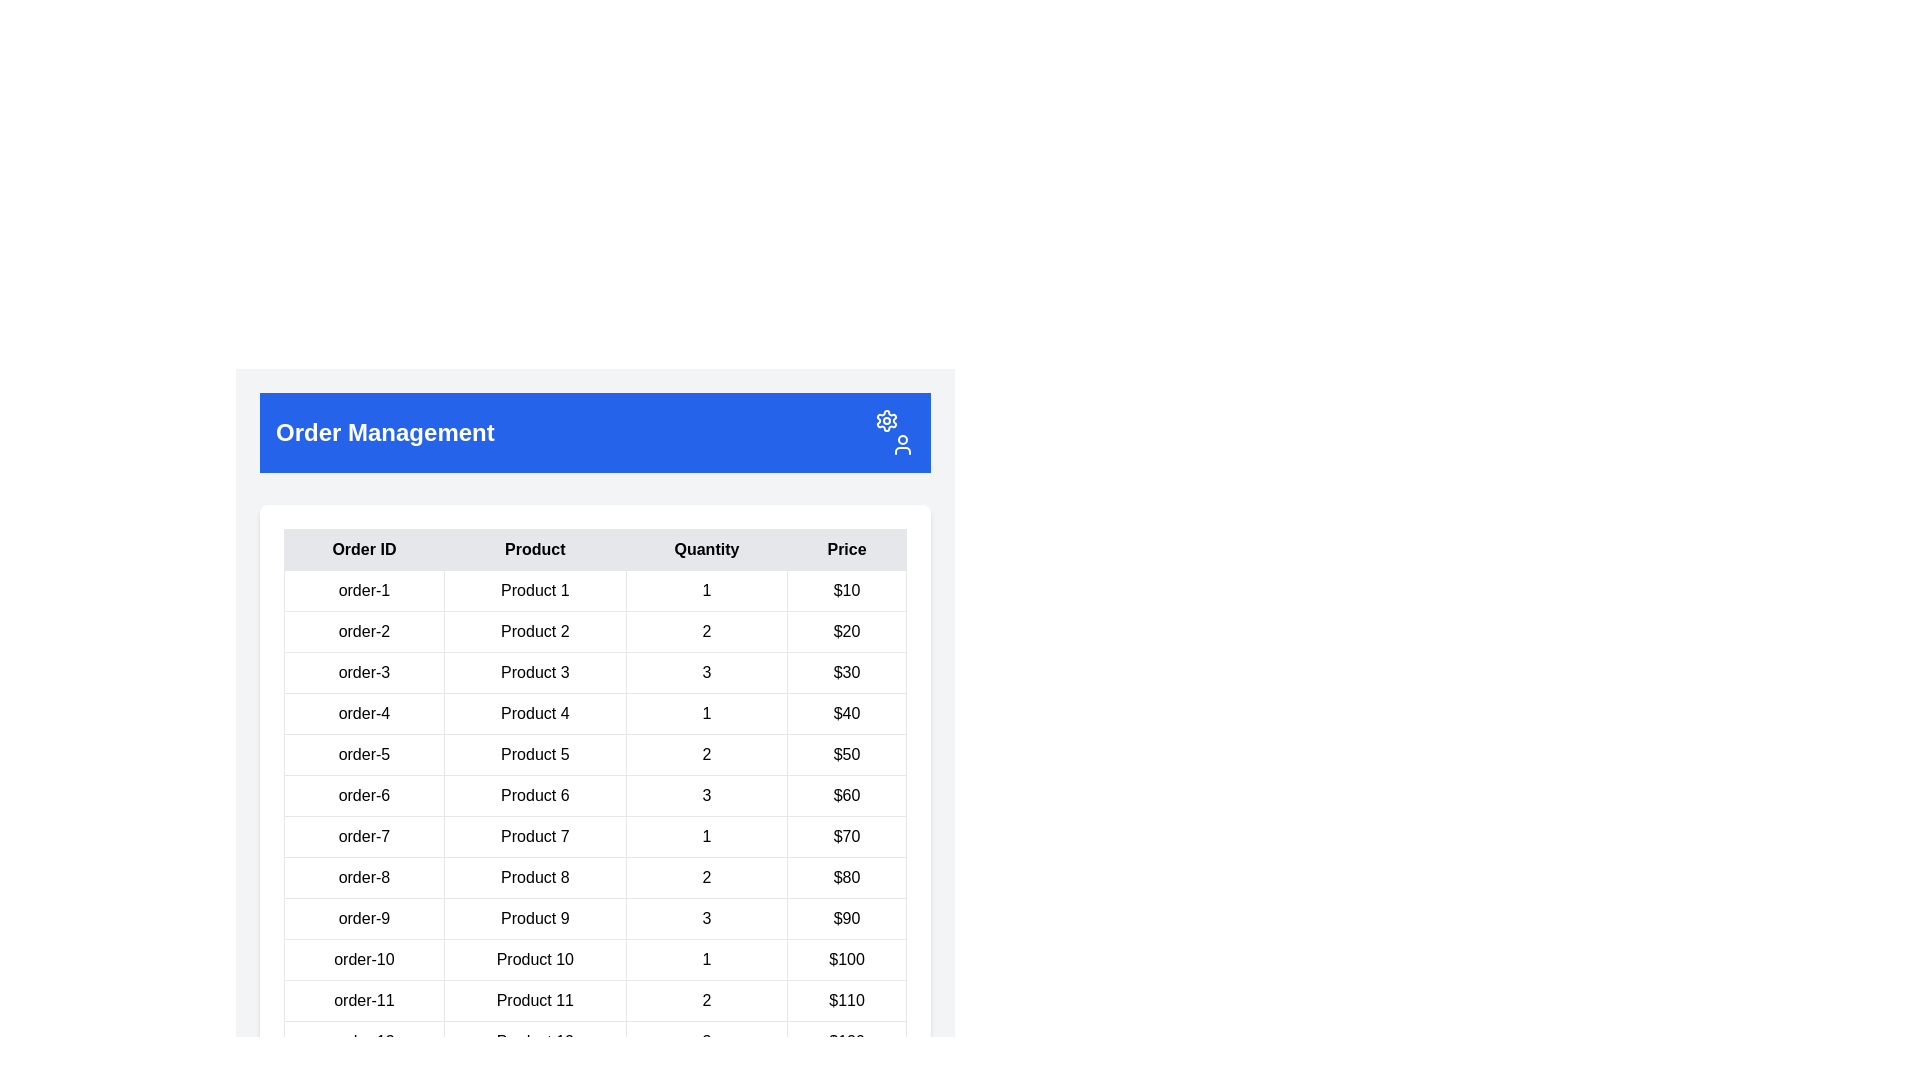 The image size is (1920, 1080). I want to click on text displayed in the quantity cell located in the third column of the ninth row of the table, positioned between 'Product 9' and '$90', so click(706, 918).